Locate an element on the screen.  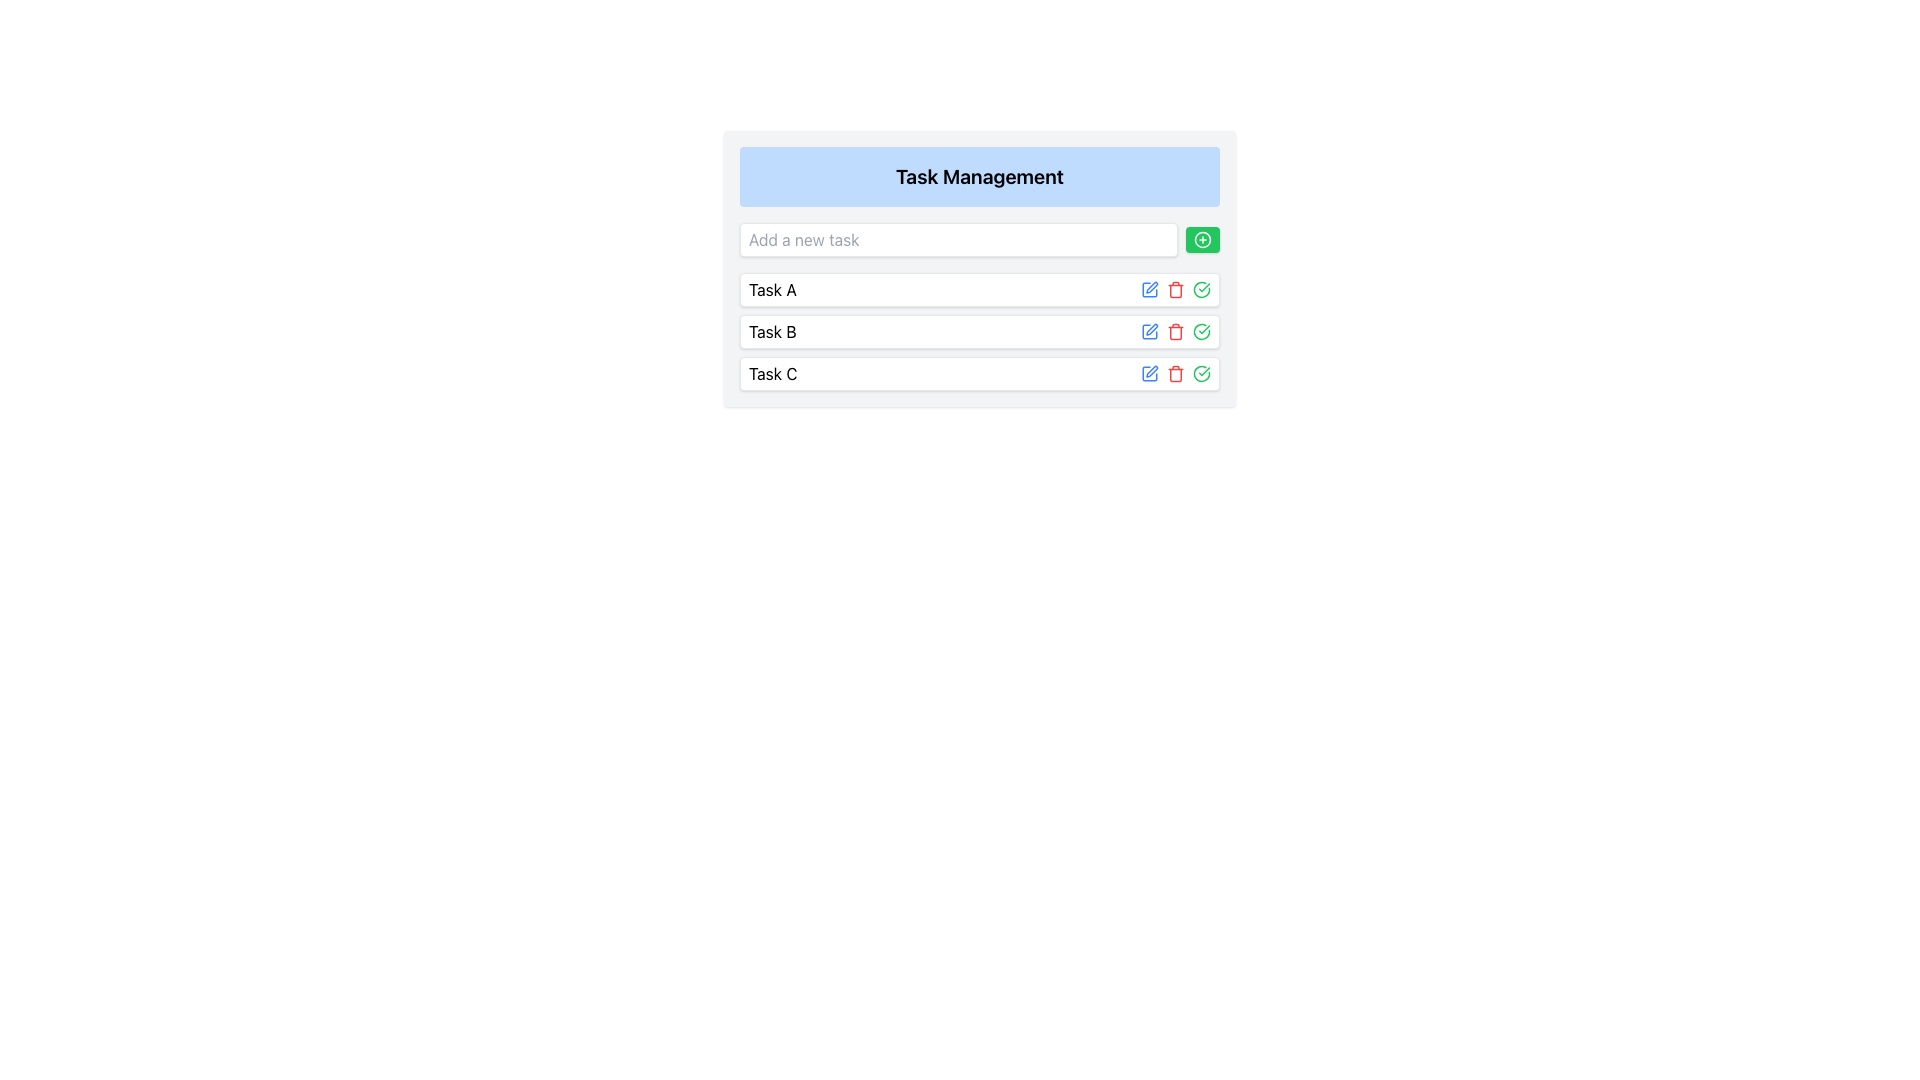
to select or highlight the second task item in the task management interface, located between 'Task A' and 'Task C' is located at coordinates (979, 330).